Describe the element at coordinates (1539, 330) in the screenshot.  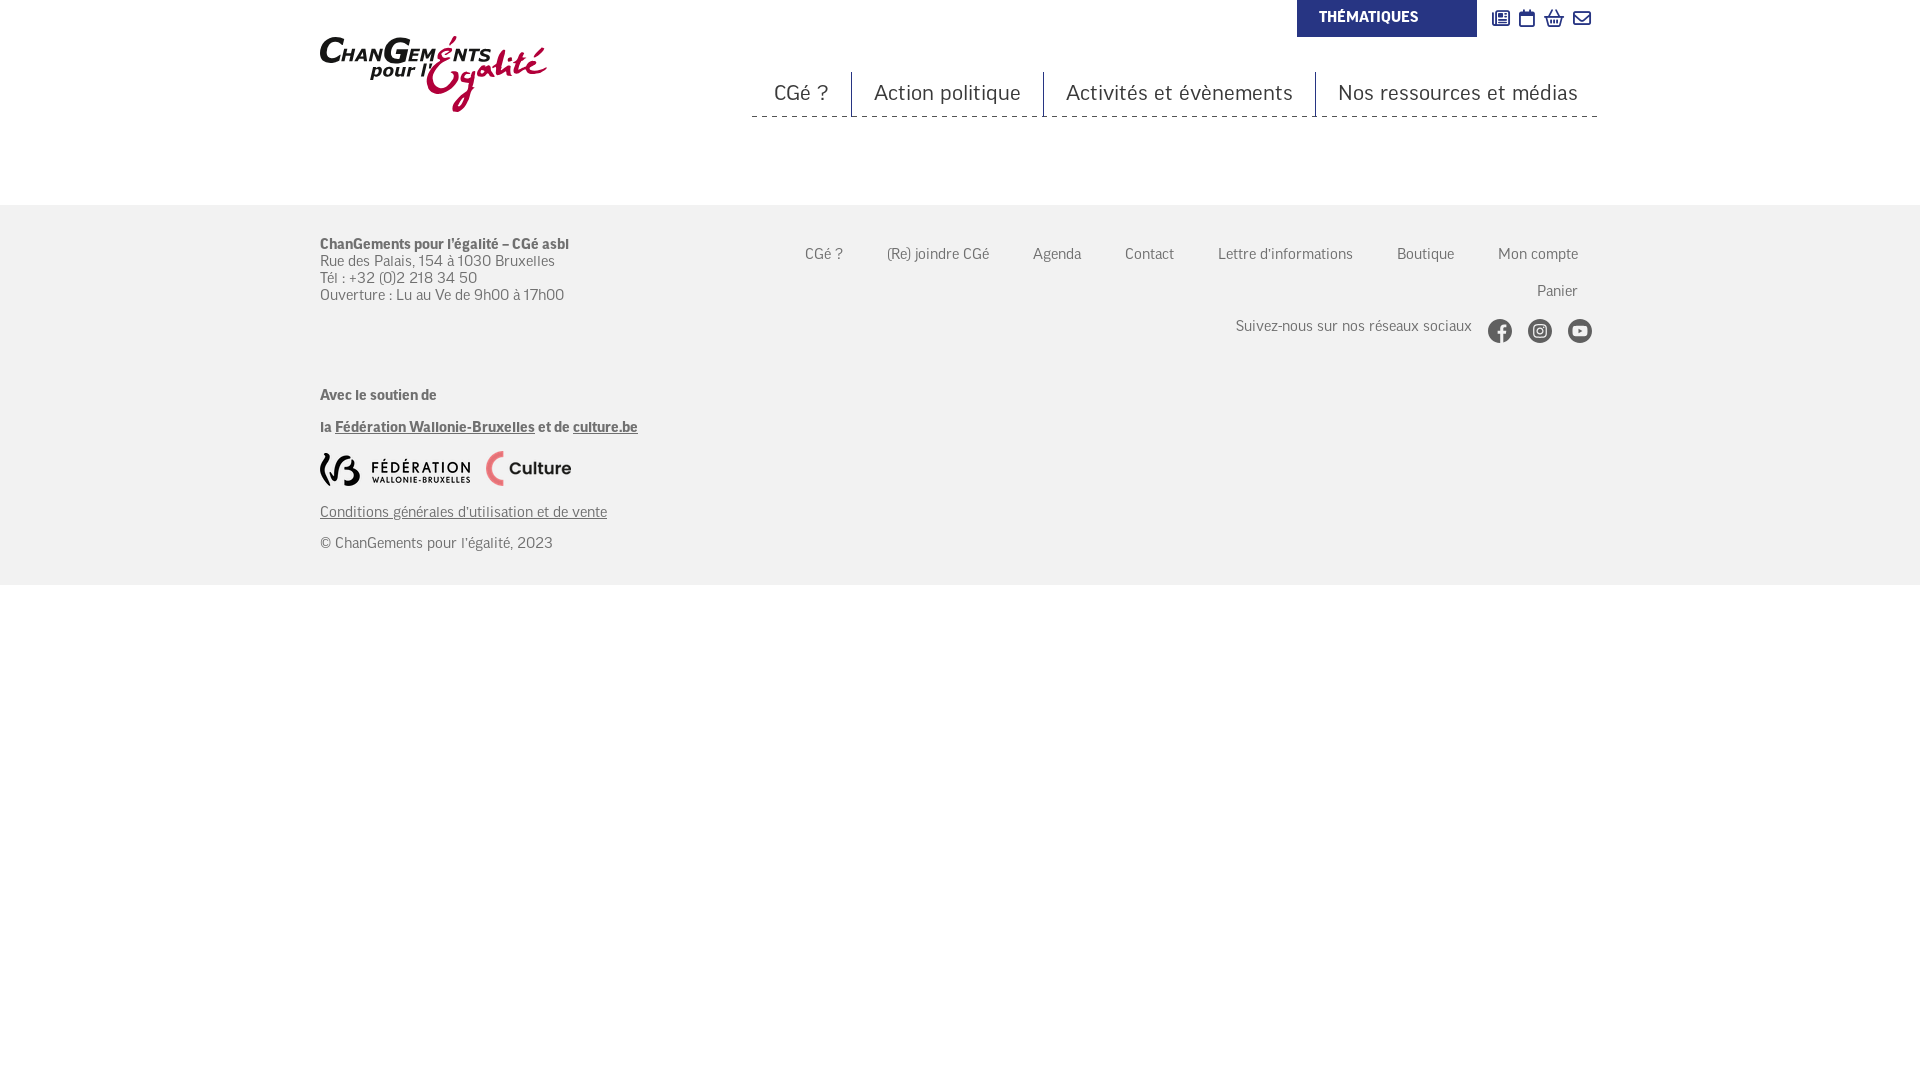
I see `'Instagram'` at that location.